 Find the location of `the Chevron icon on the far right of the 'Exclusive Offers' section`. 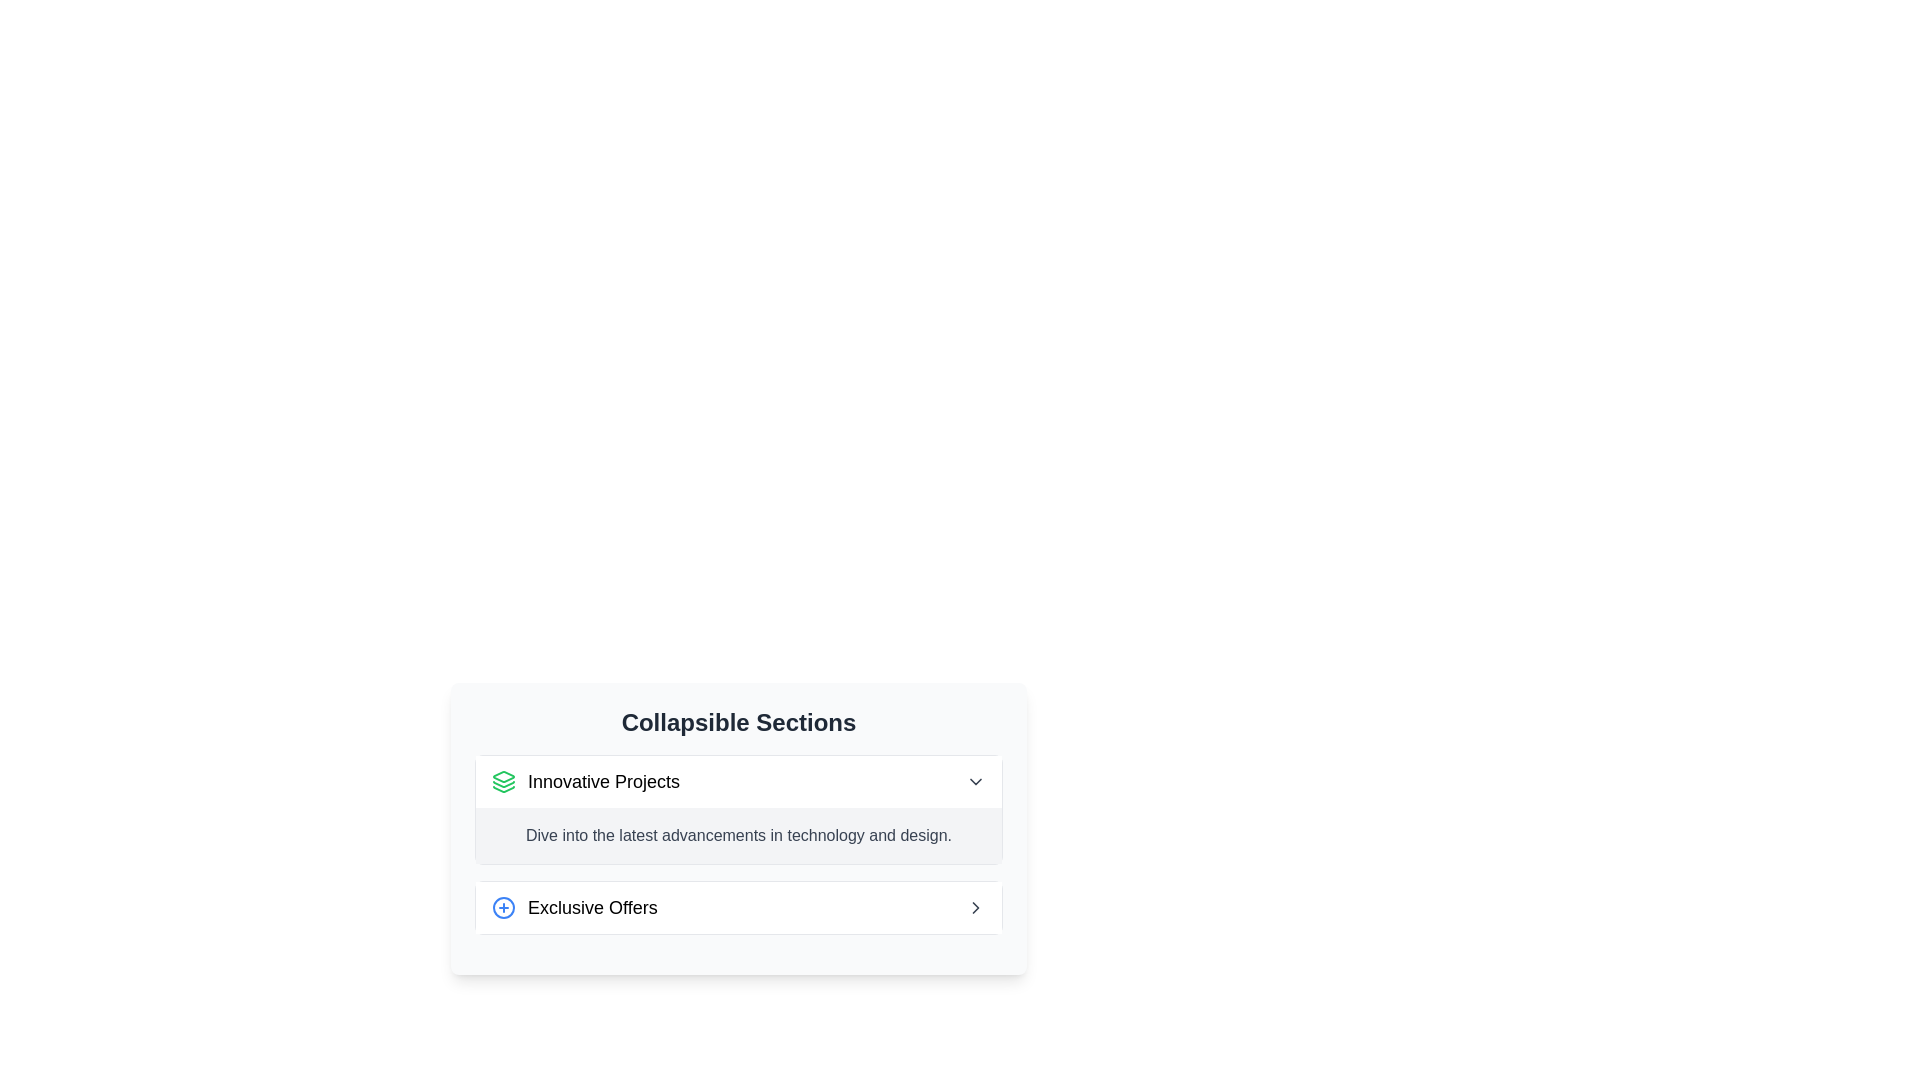

the Chevron icon on the far right of the 'Exclusive Offers' section is located at coordinates (975, 907).